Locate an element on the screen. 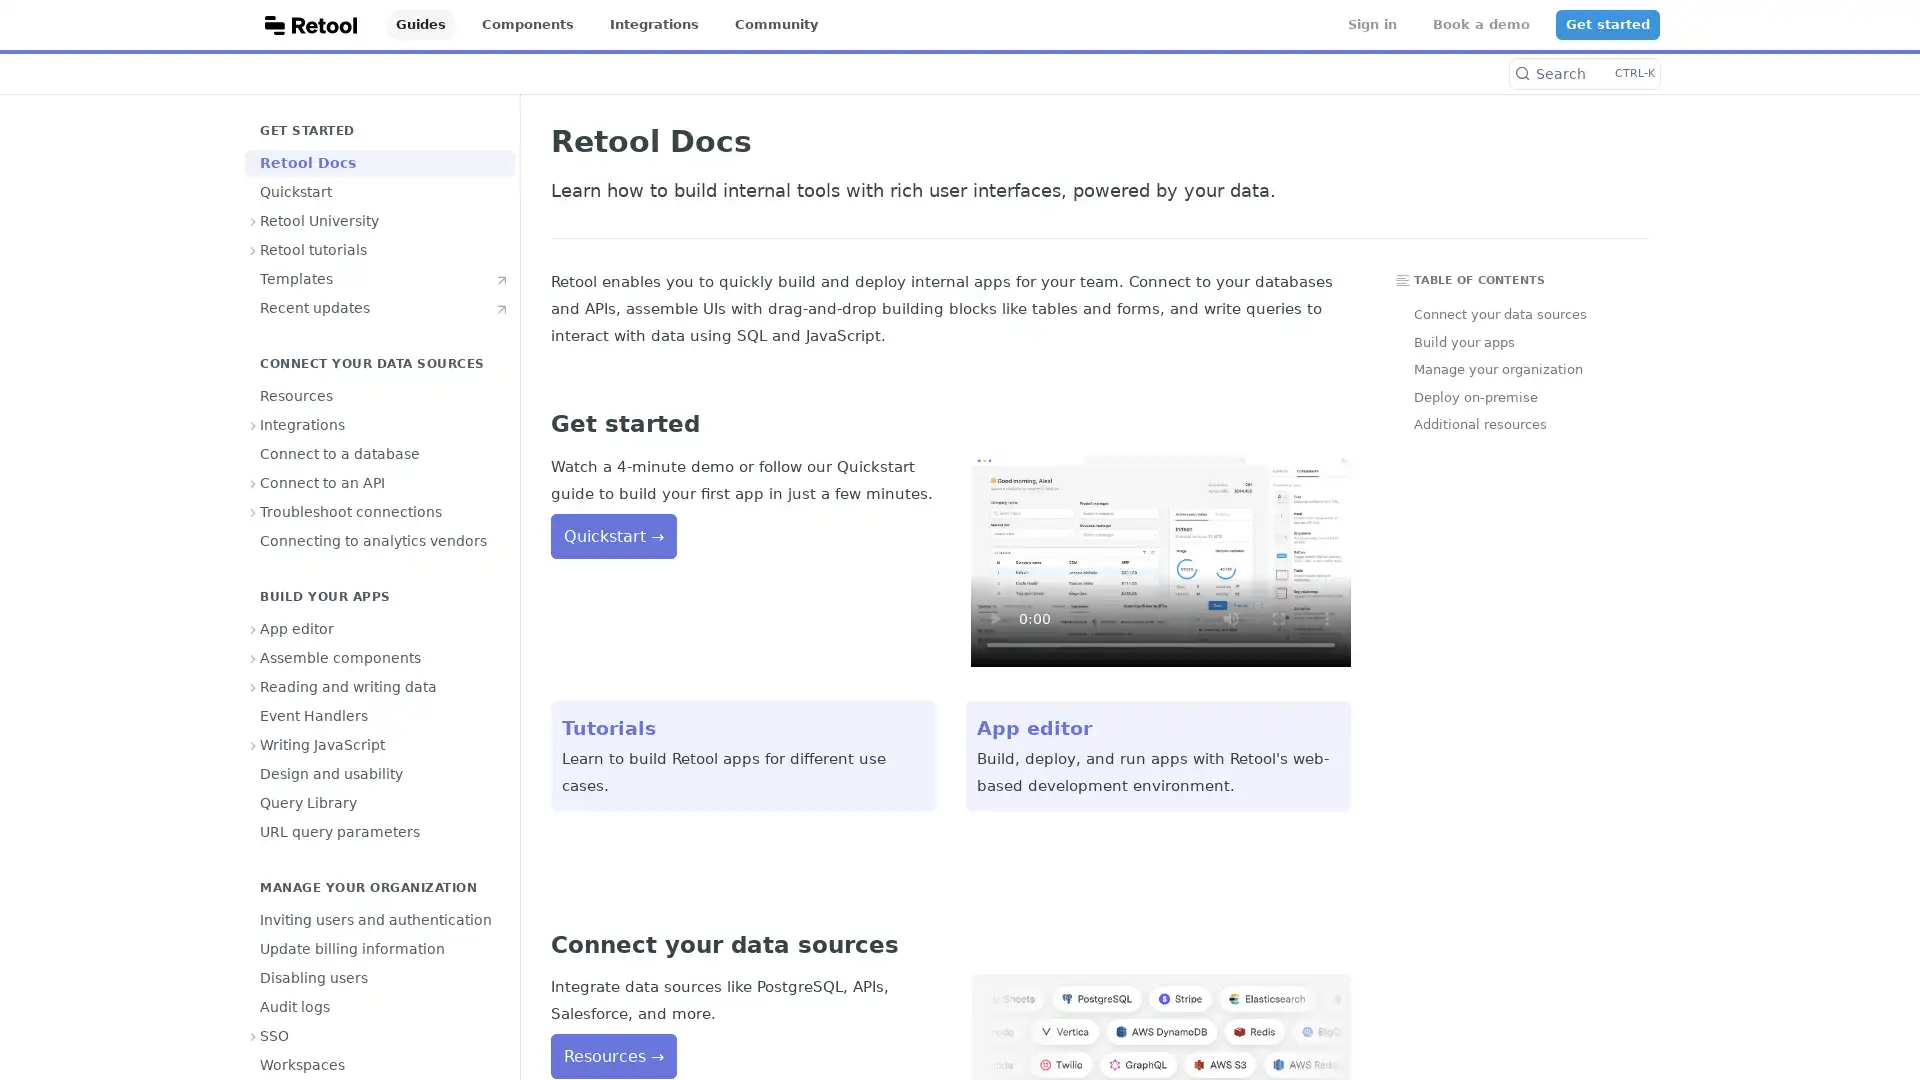 This screenshot has height=1080, width=1920. Show subpages for App editor is located at coordinates (253, 627).